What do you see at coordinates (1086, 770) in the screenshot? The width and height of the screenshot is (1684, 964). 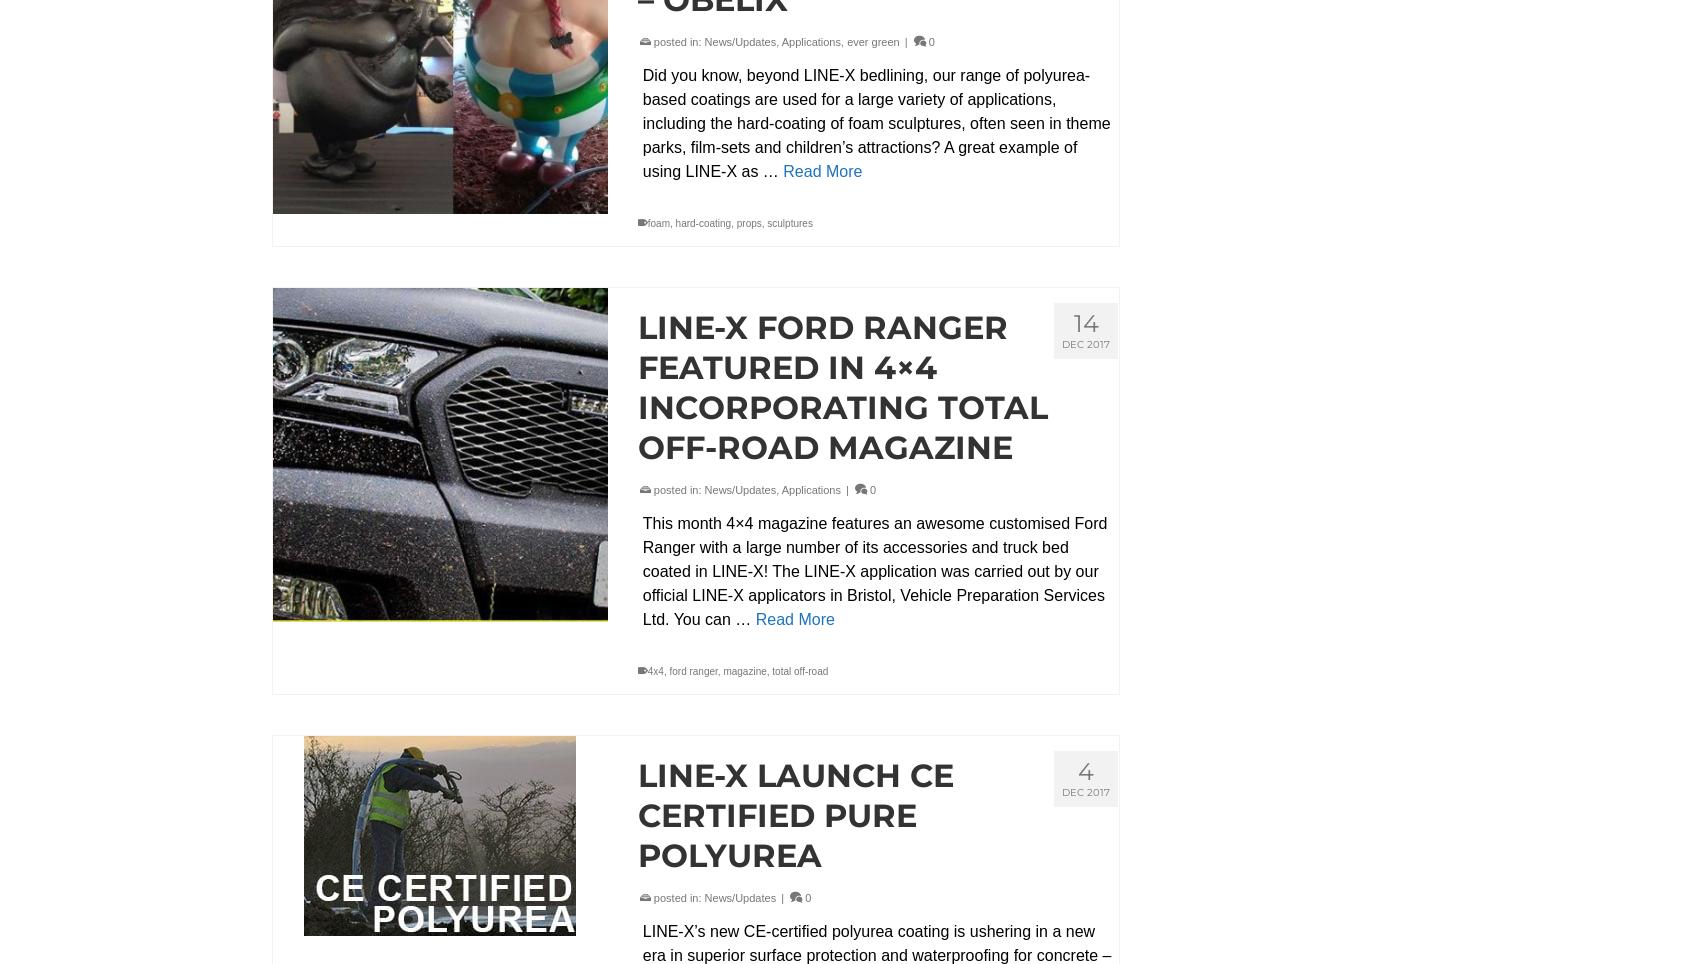 I see `'4'` at bounding box center [1086, 770].